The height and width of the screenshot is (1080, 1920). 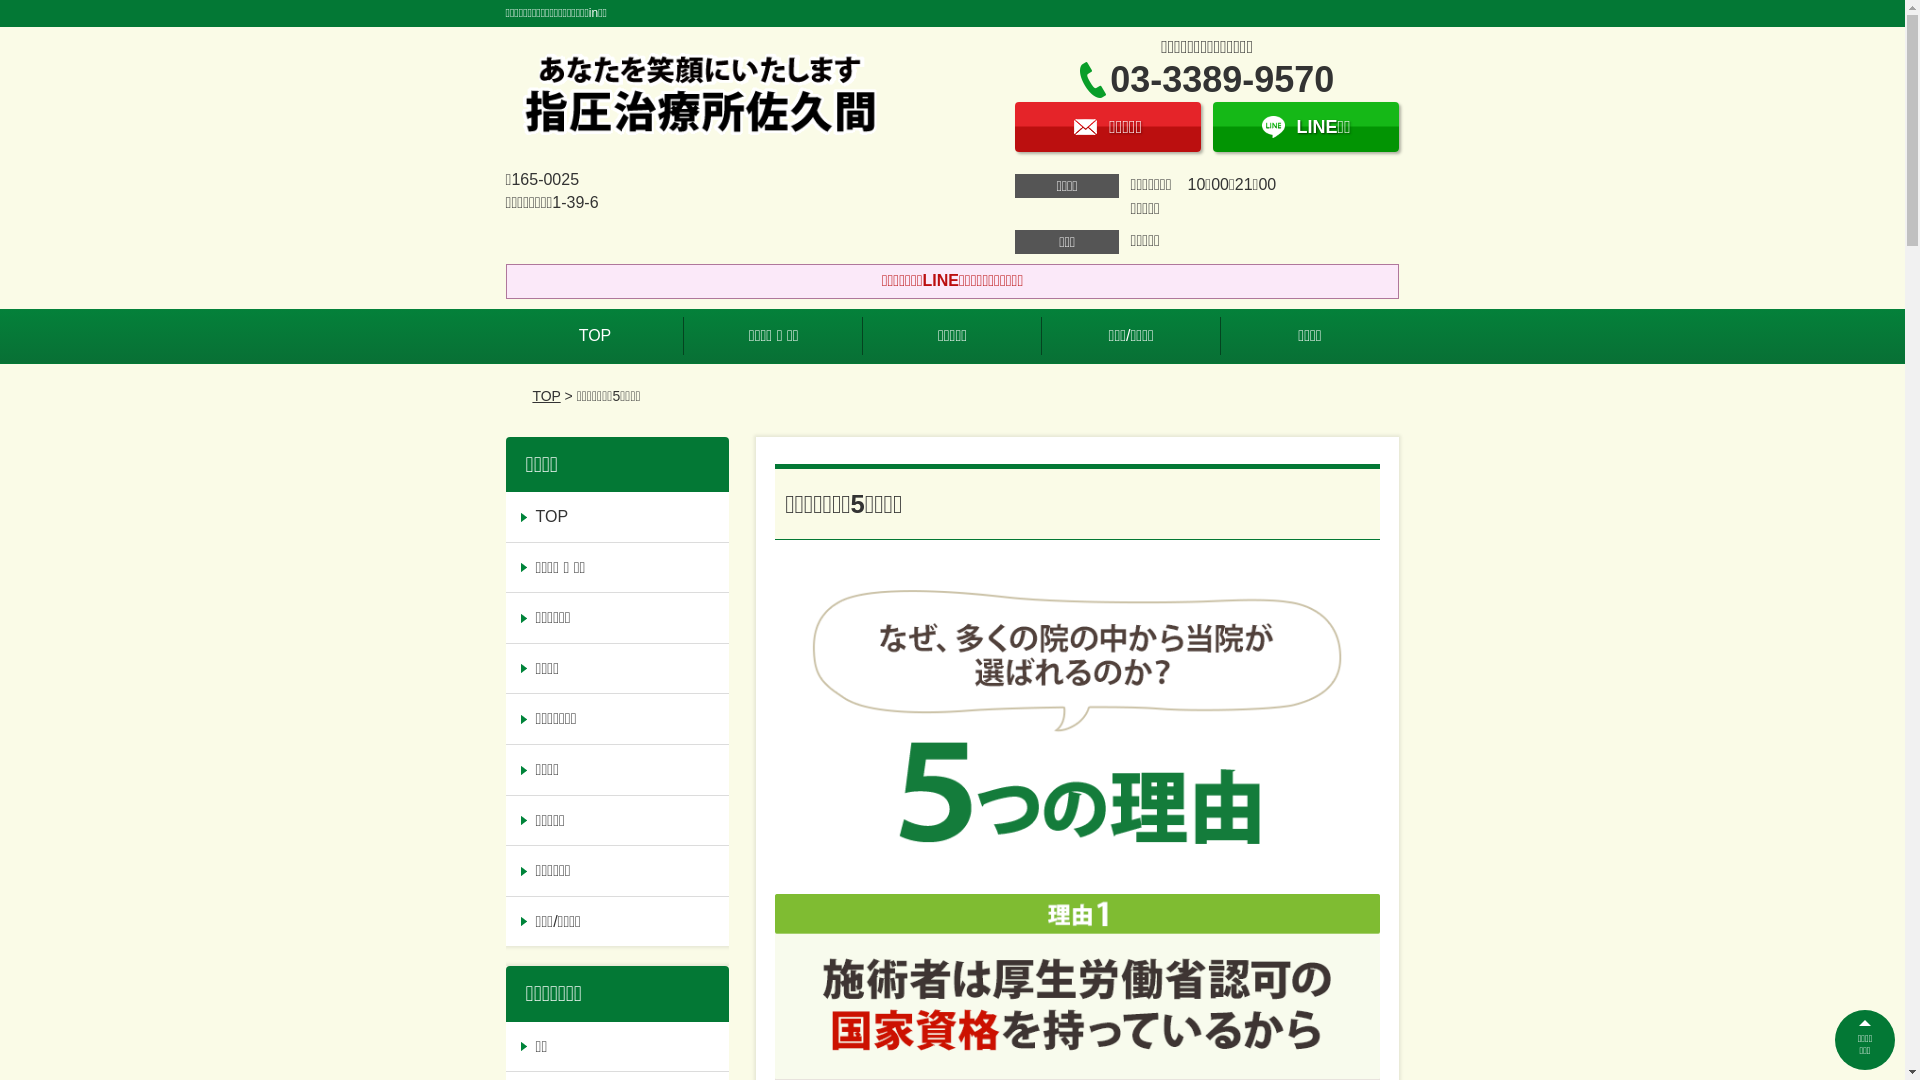 I want to click on 'TOP', so click(x=546, y=396).